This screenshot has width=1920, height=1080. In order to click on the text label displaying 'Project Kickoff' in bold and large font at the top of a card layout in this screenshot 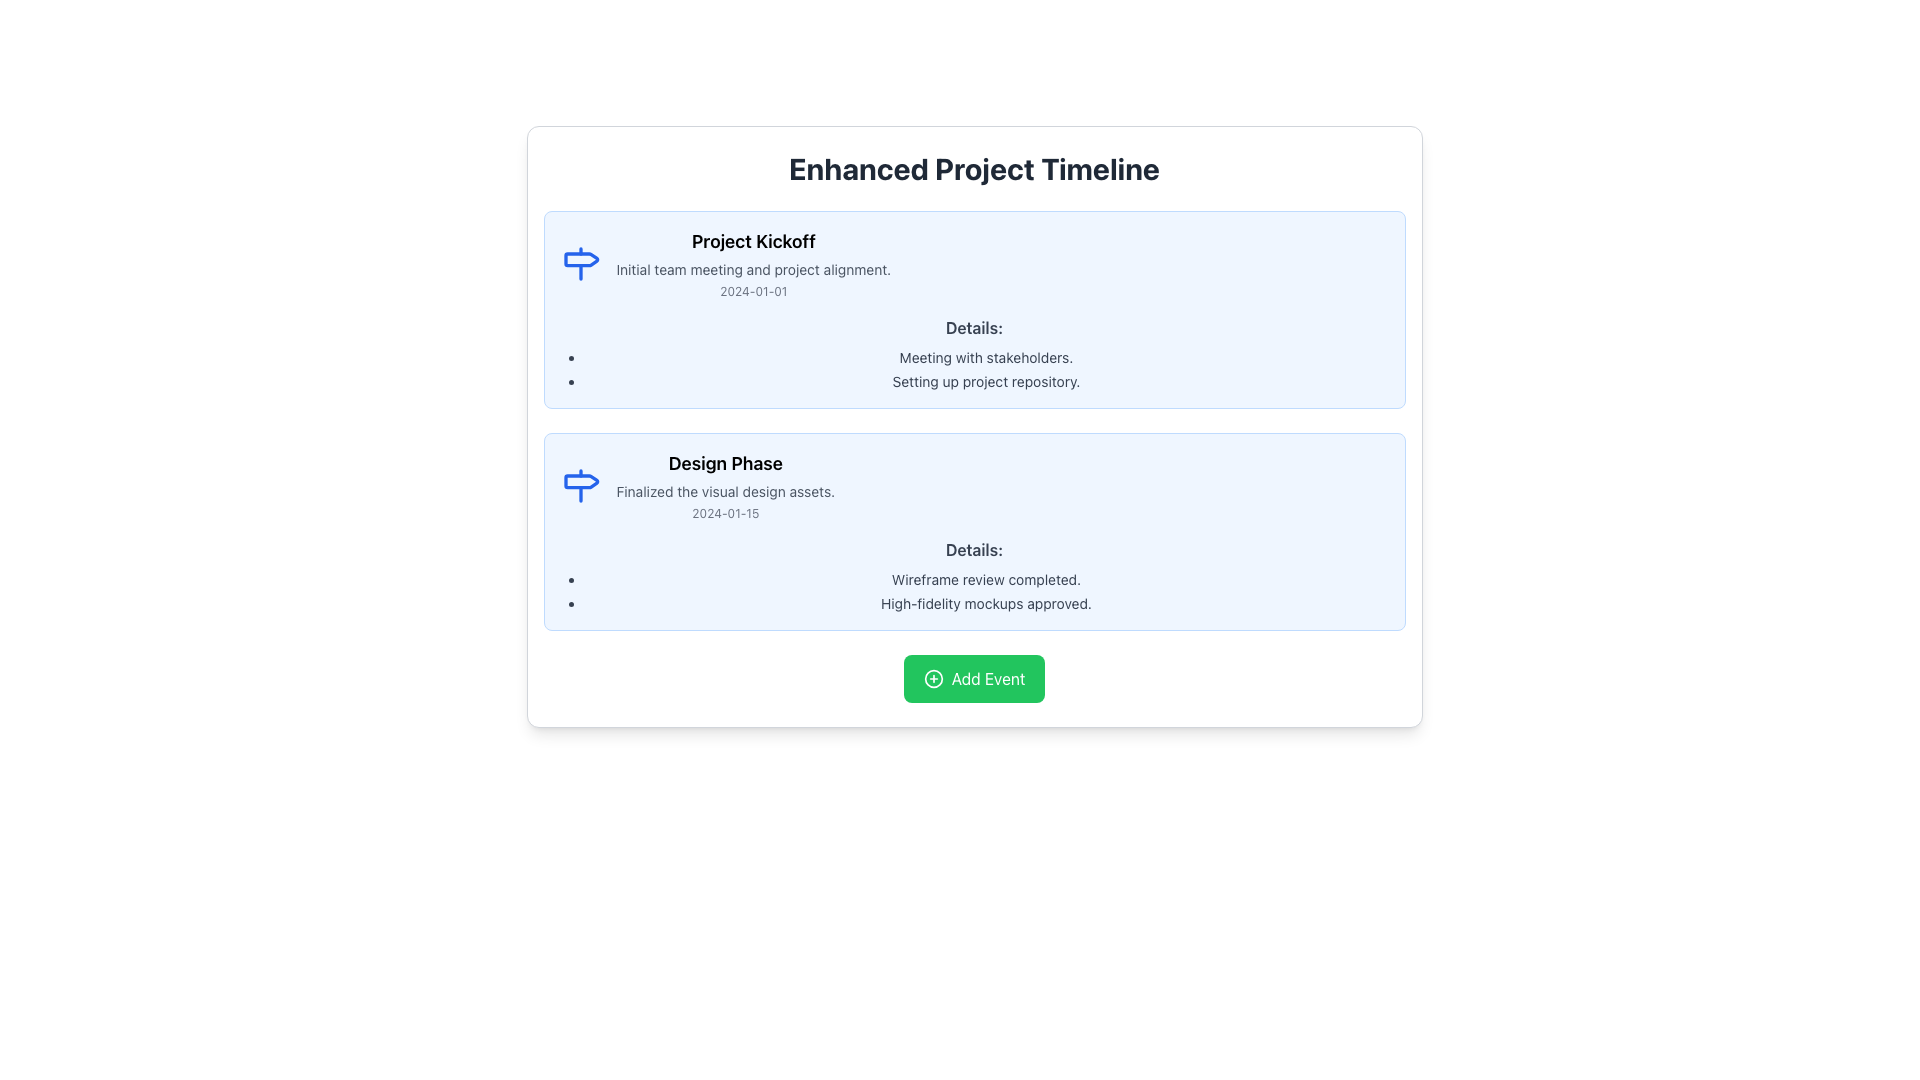, I will do `click(752, 241)`.